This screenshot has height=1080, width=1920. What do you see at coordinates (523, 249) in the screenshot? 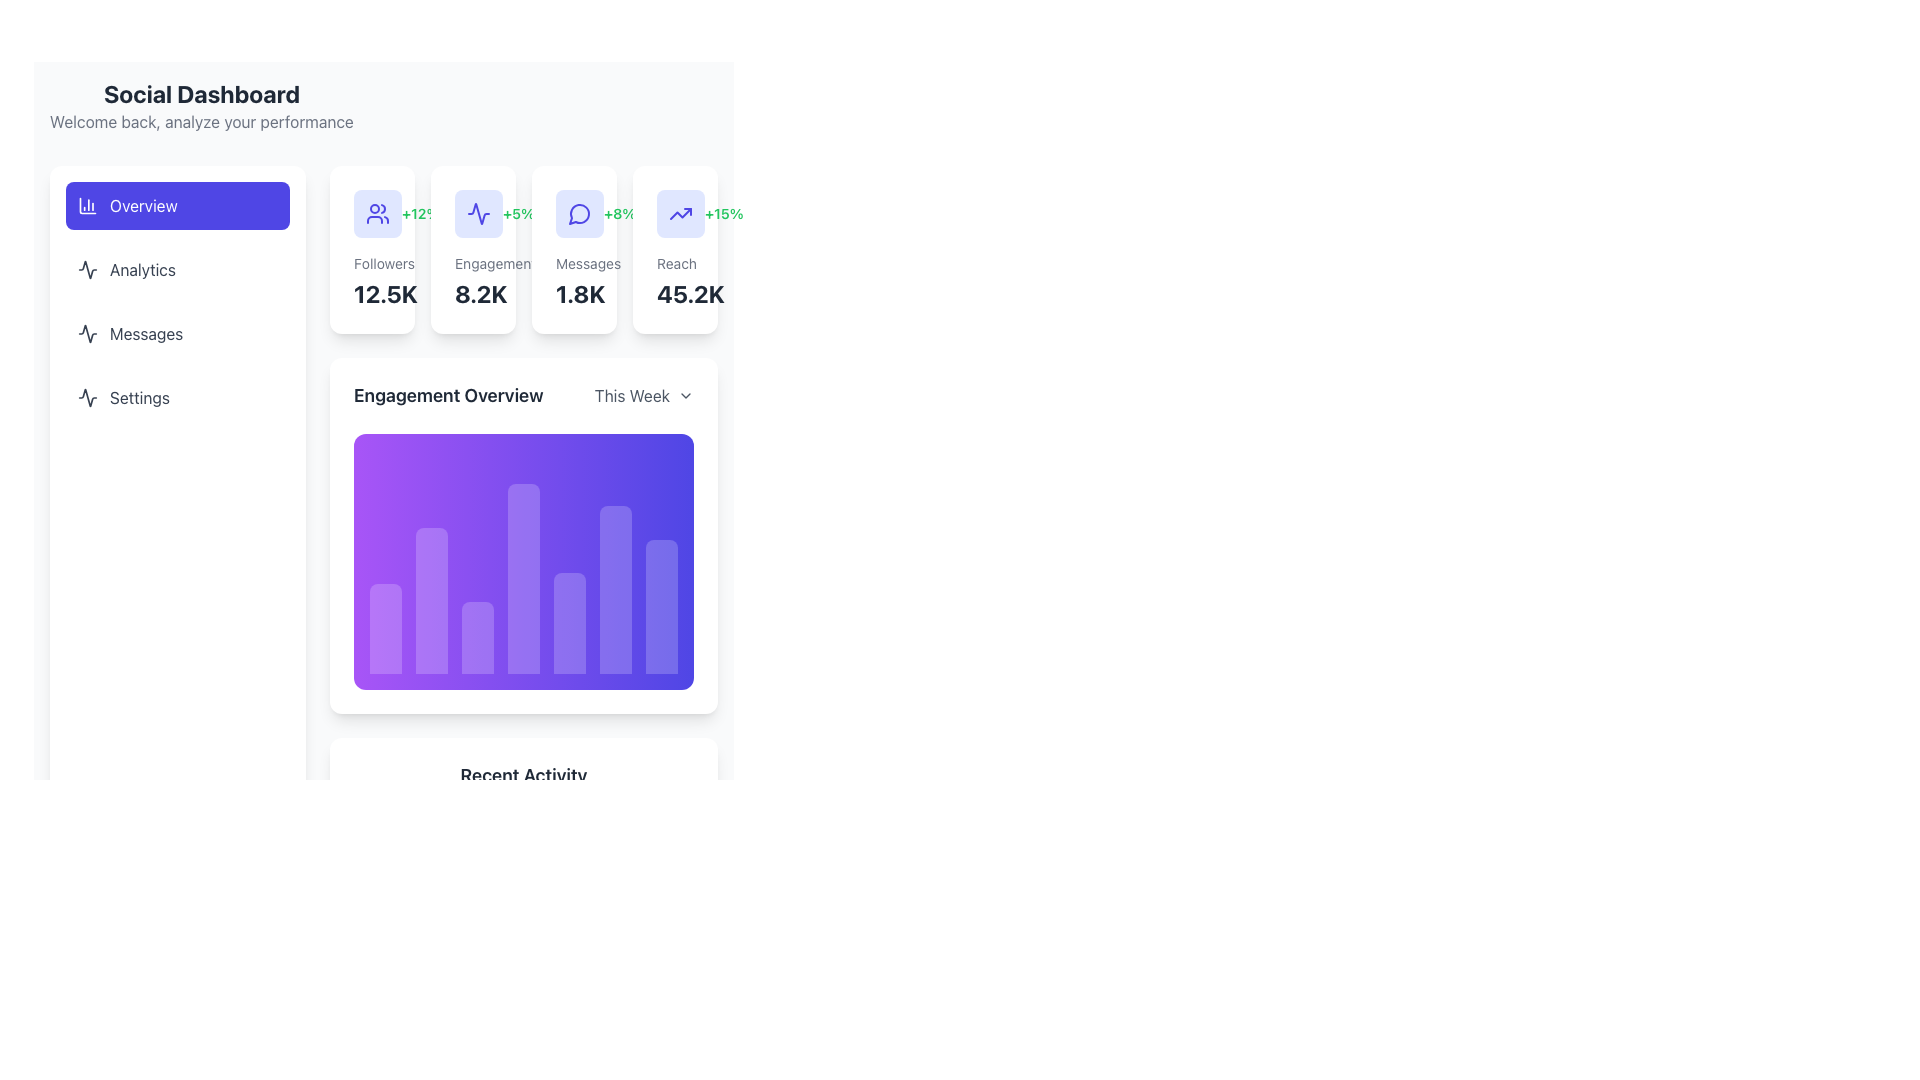
I see `the Information card that displays metrics, which is the second card in a row of four on the dashboard interface` at bounding box center [523, 249].